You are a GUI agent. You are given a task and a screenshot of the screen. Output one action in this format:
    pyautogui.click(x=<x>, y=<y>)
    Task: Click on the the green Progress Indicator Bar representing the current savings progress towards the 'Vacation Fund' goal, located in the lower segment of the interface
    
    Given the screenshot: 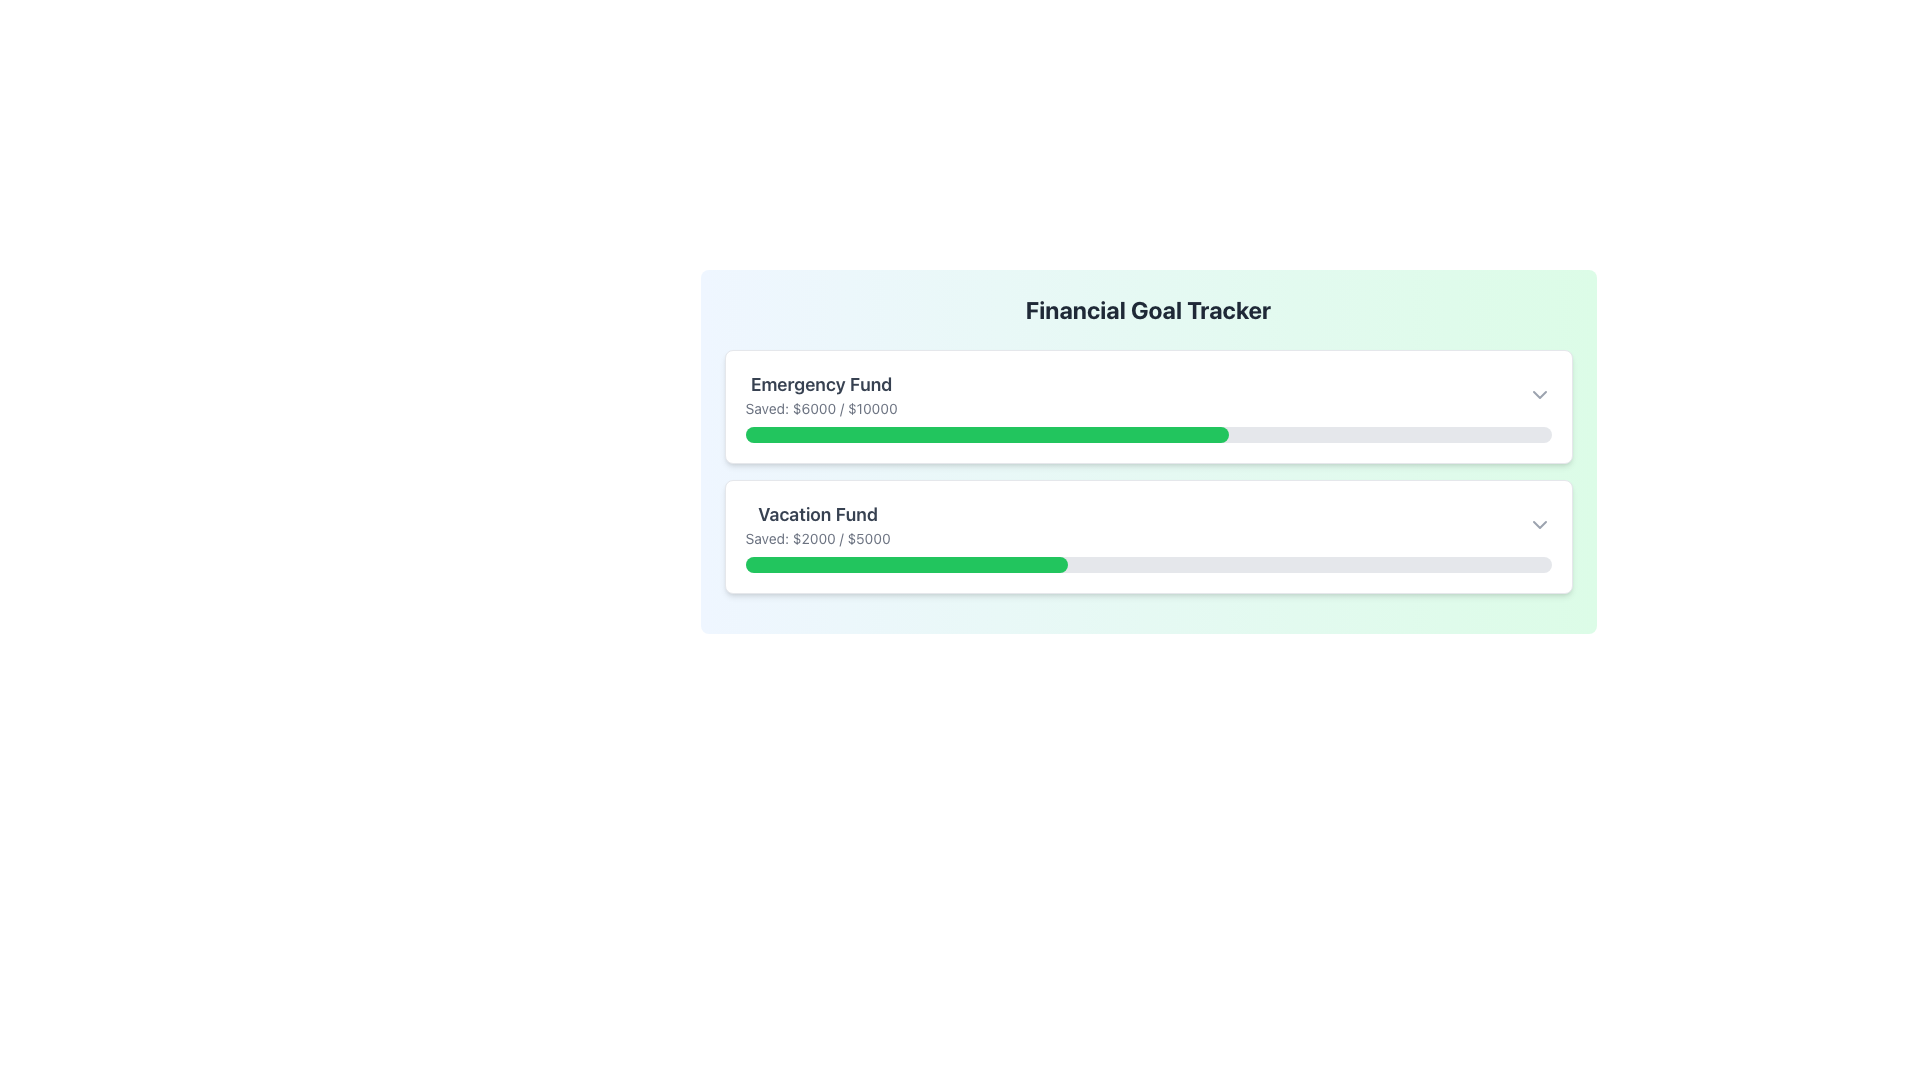 What is the action you would take?
    pyautogui.click(x=905, y=564)
    